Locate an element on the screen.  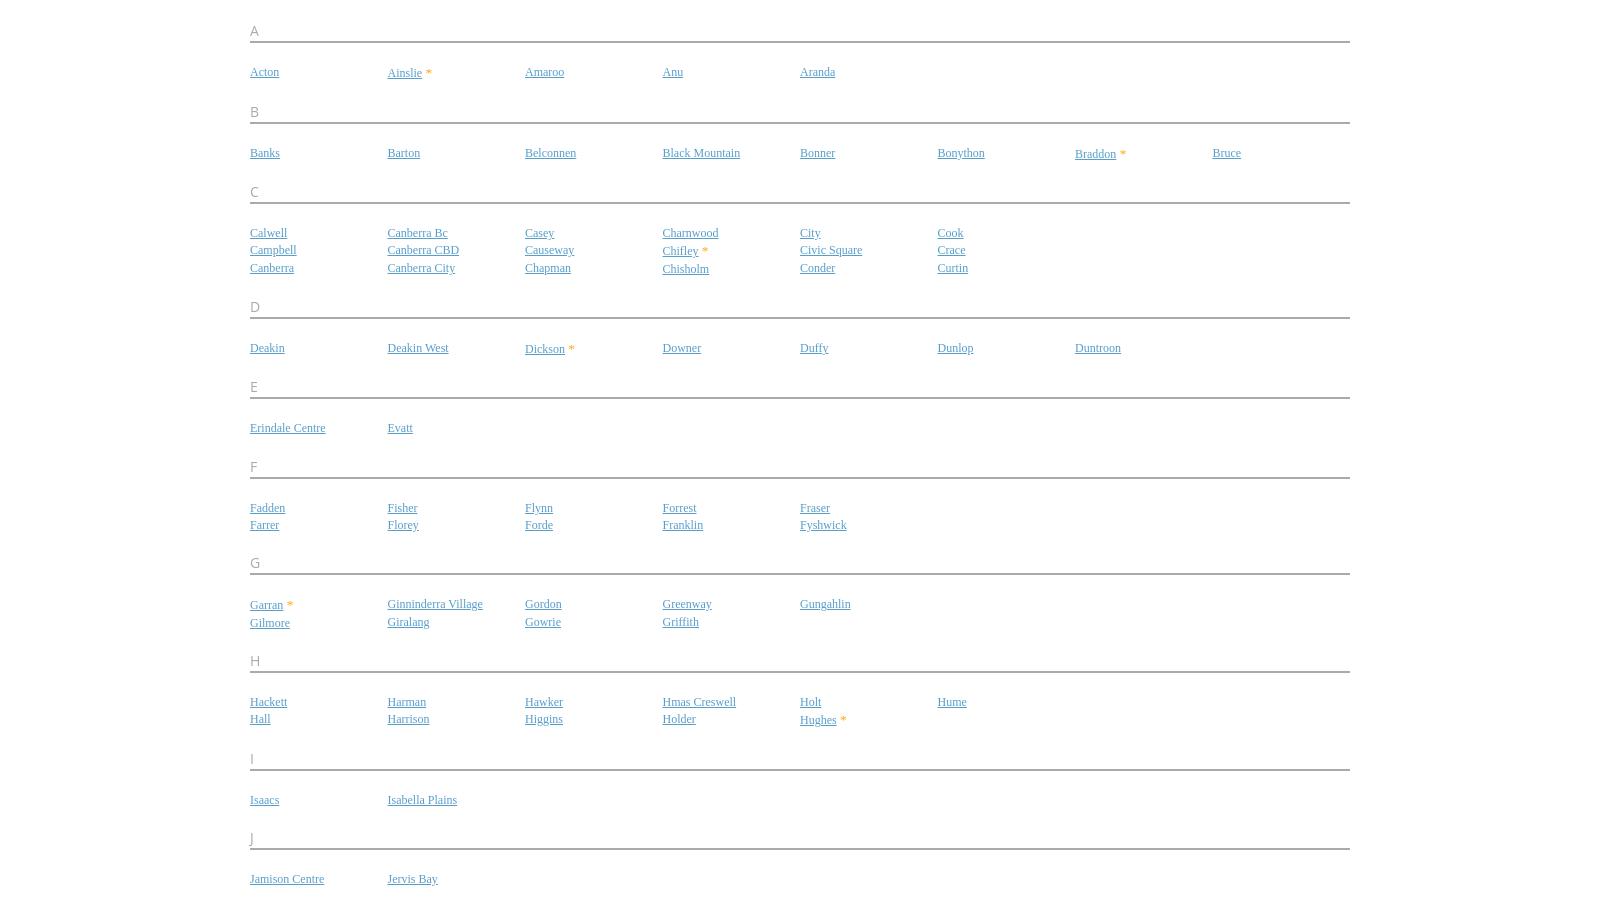
'Isabella Plains' is located at coordinates (421, 799).